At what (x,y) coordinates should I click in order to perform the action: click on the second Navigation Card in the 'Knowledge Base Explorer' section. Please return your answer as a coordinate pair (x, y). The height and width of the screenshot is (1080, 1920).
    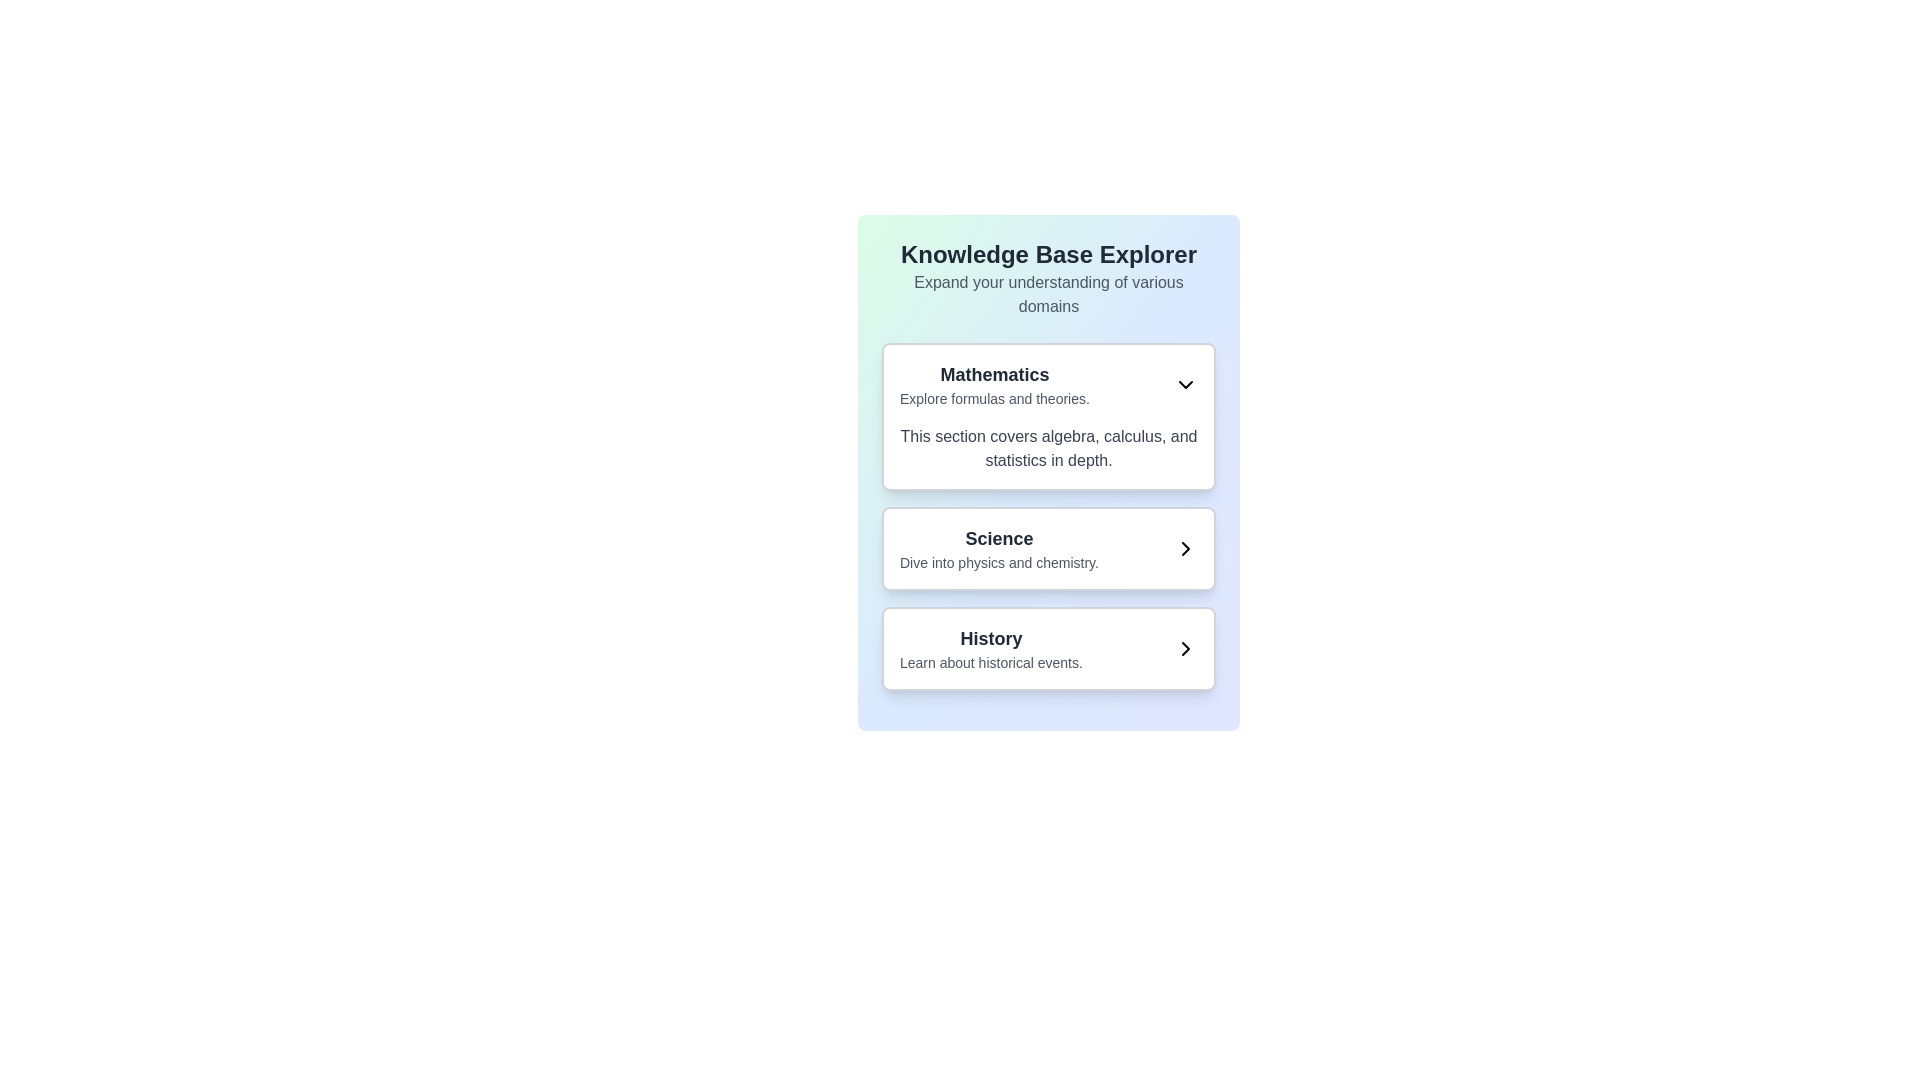
    Looking at the image, I should click on (1048, 548).